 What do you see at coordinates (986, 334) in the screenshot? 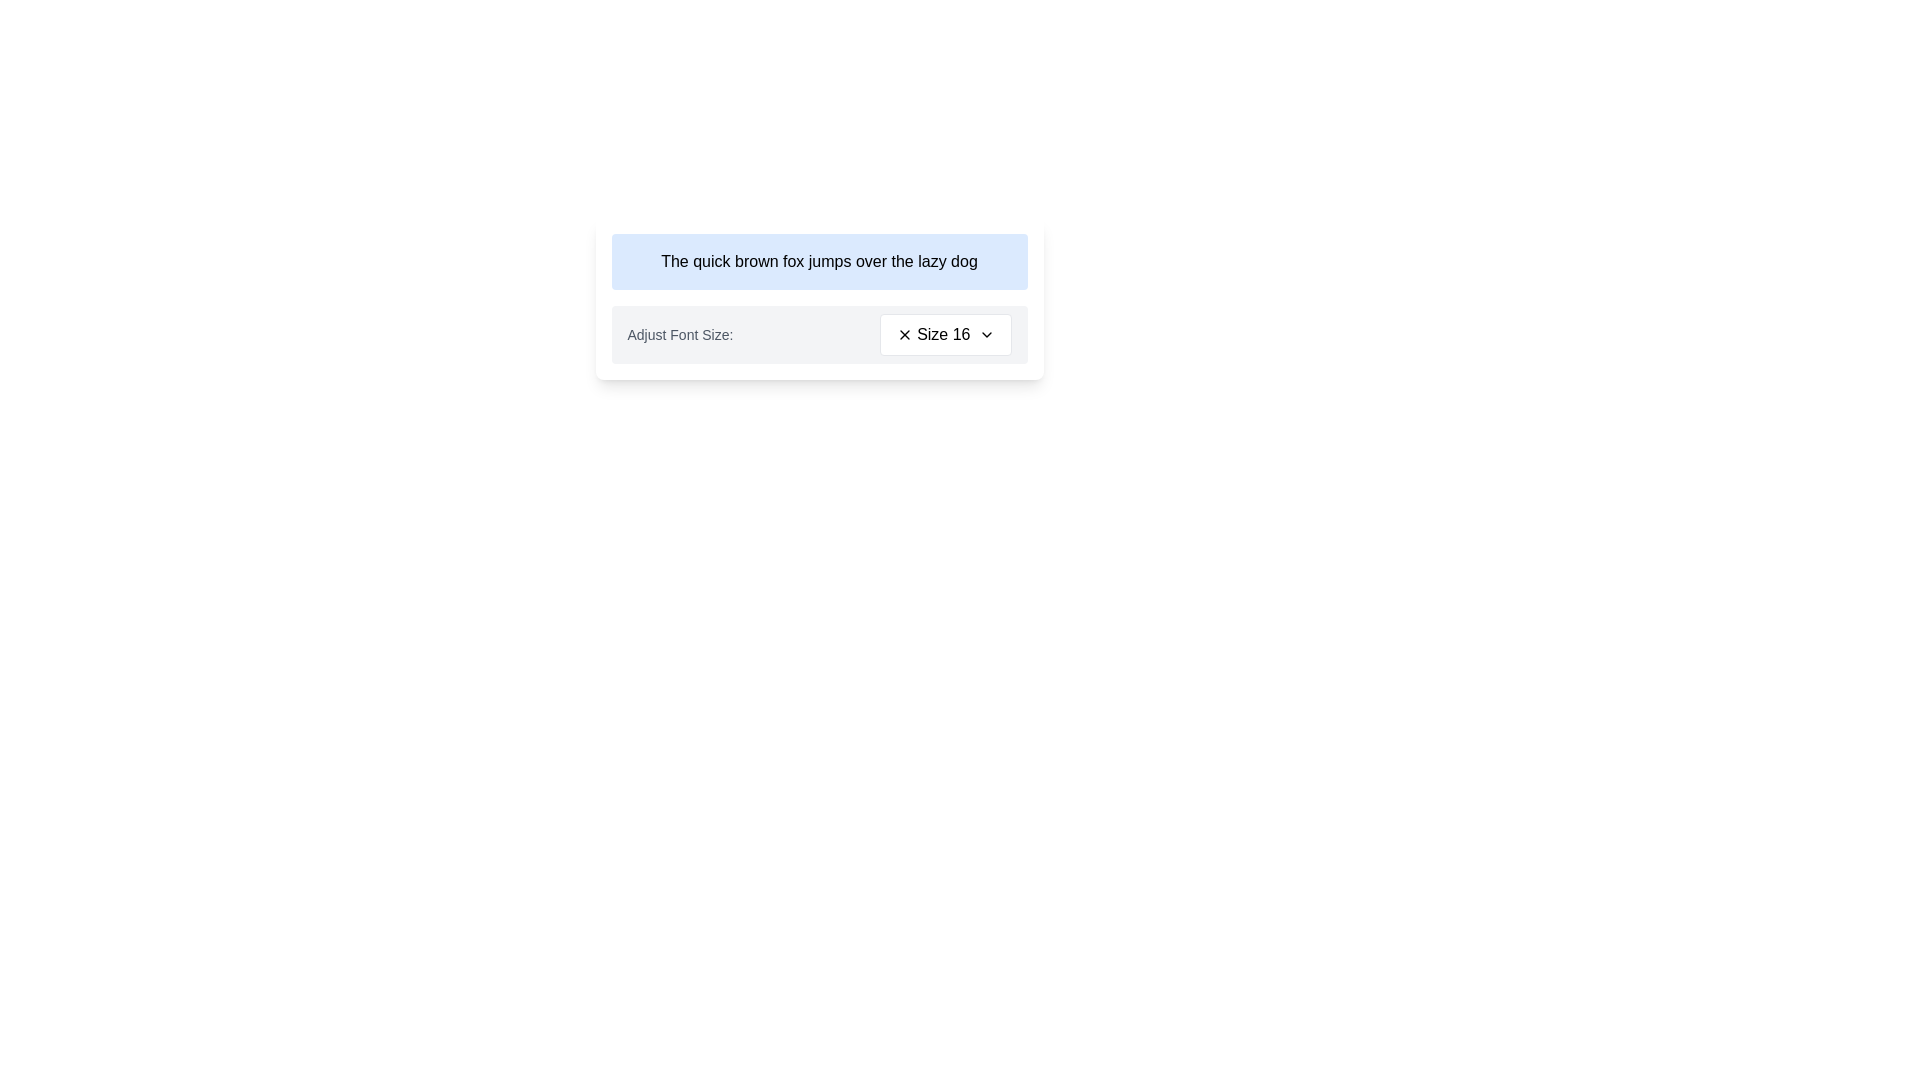
I see `the chevron icon located at the rightmost position of the 'Size 16' control element` at bounding box center [986, 334].